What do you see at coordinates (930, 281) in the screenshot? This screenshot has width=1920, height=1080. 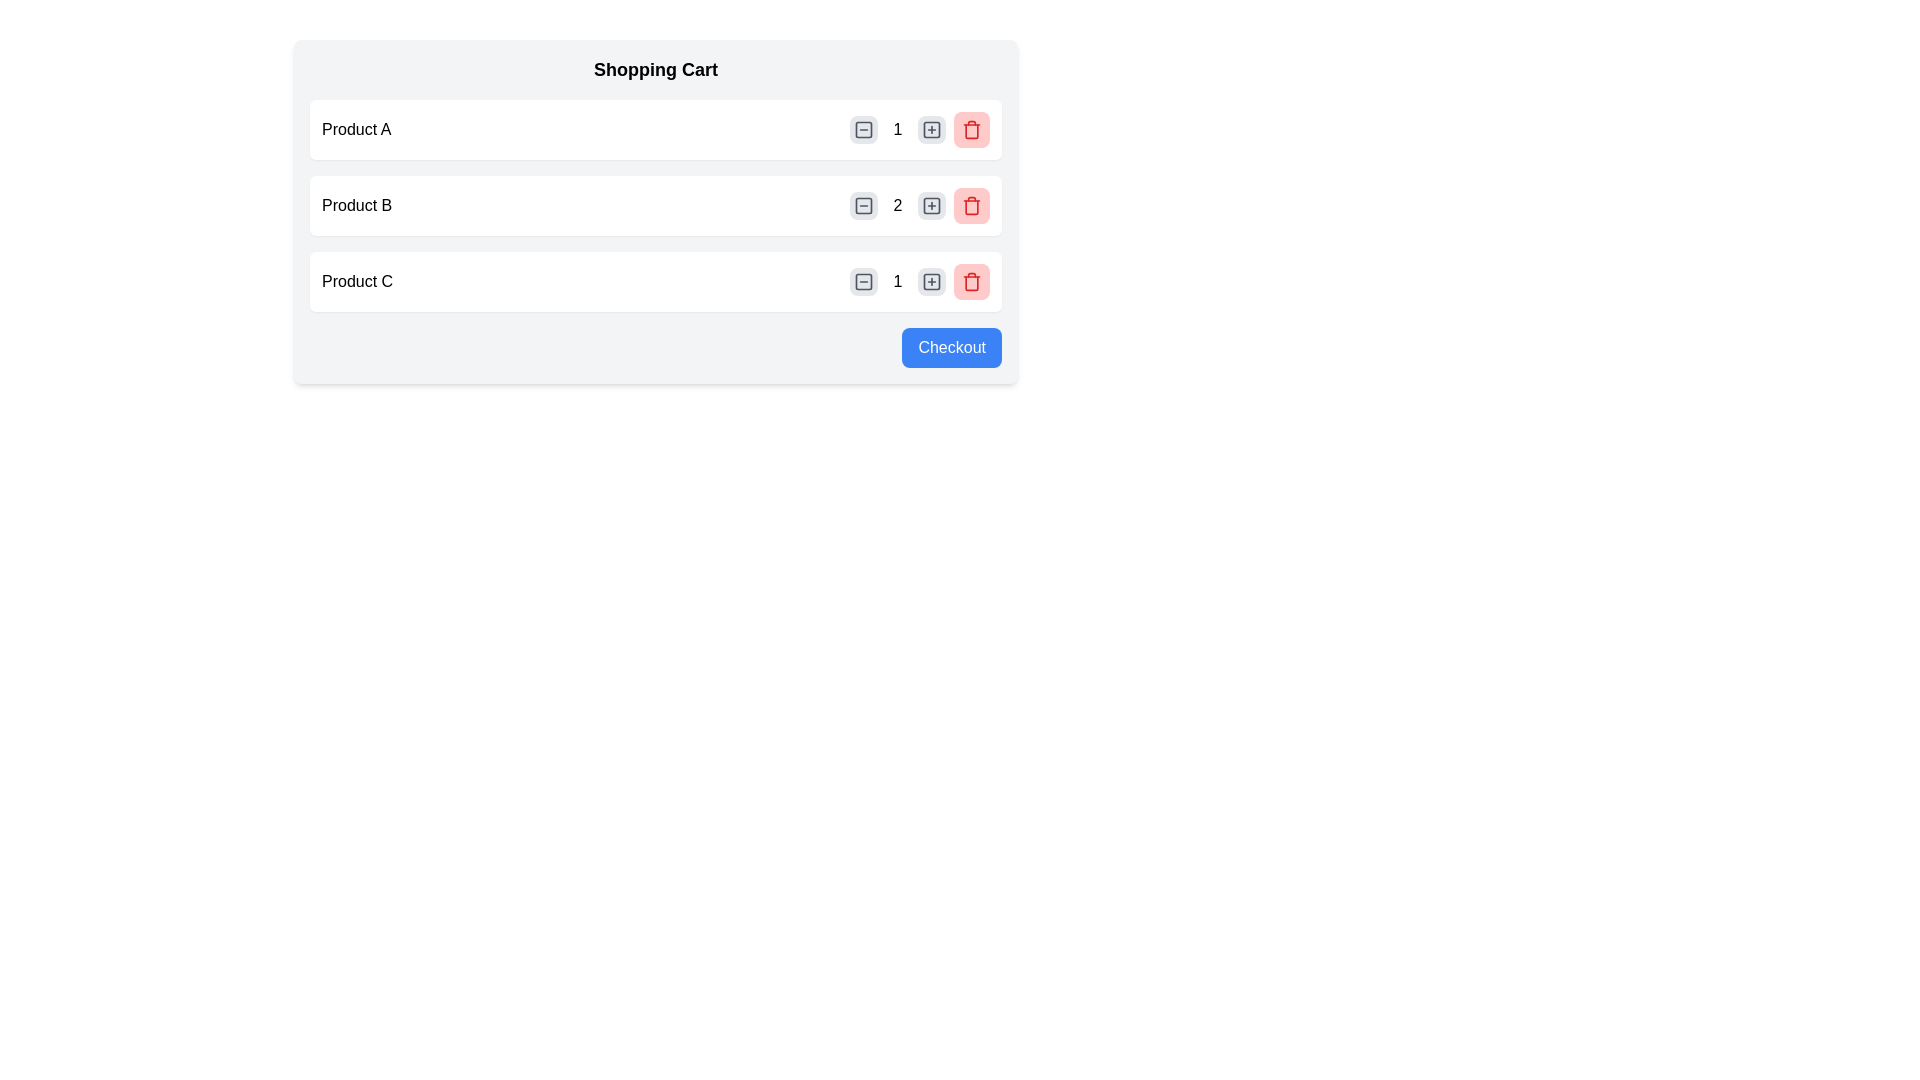 I see `the Decorative SVG element, which is a gray square outline with rounded corners, located within a button interface for adding an item to the cart` at bounding box center [930, 281].